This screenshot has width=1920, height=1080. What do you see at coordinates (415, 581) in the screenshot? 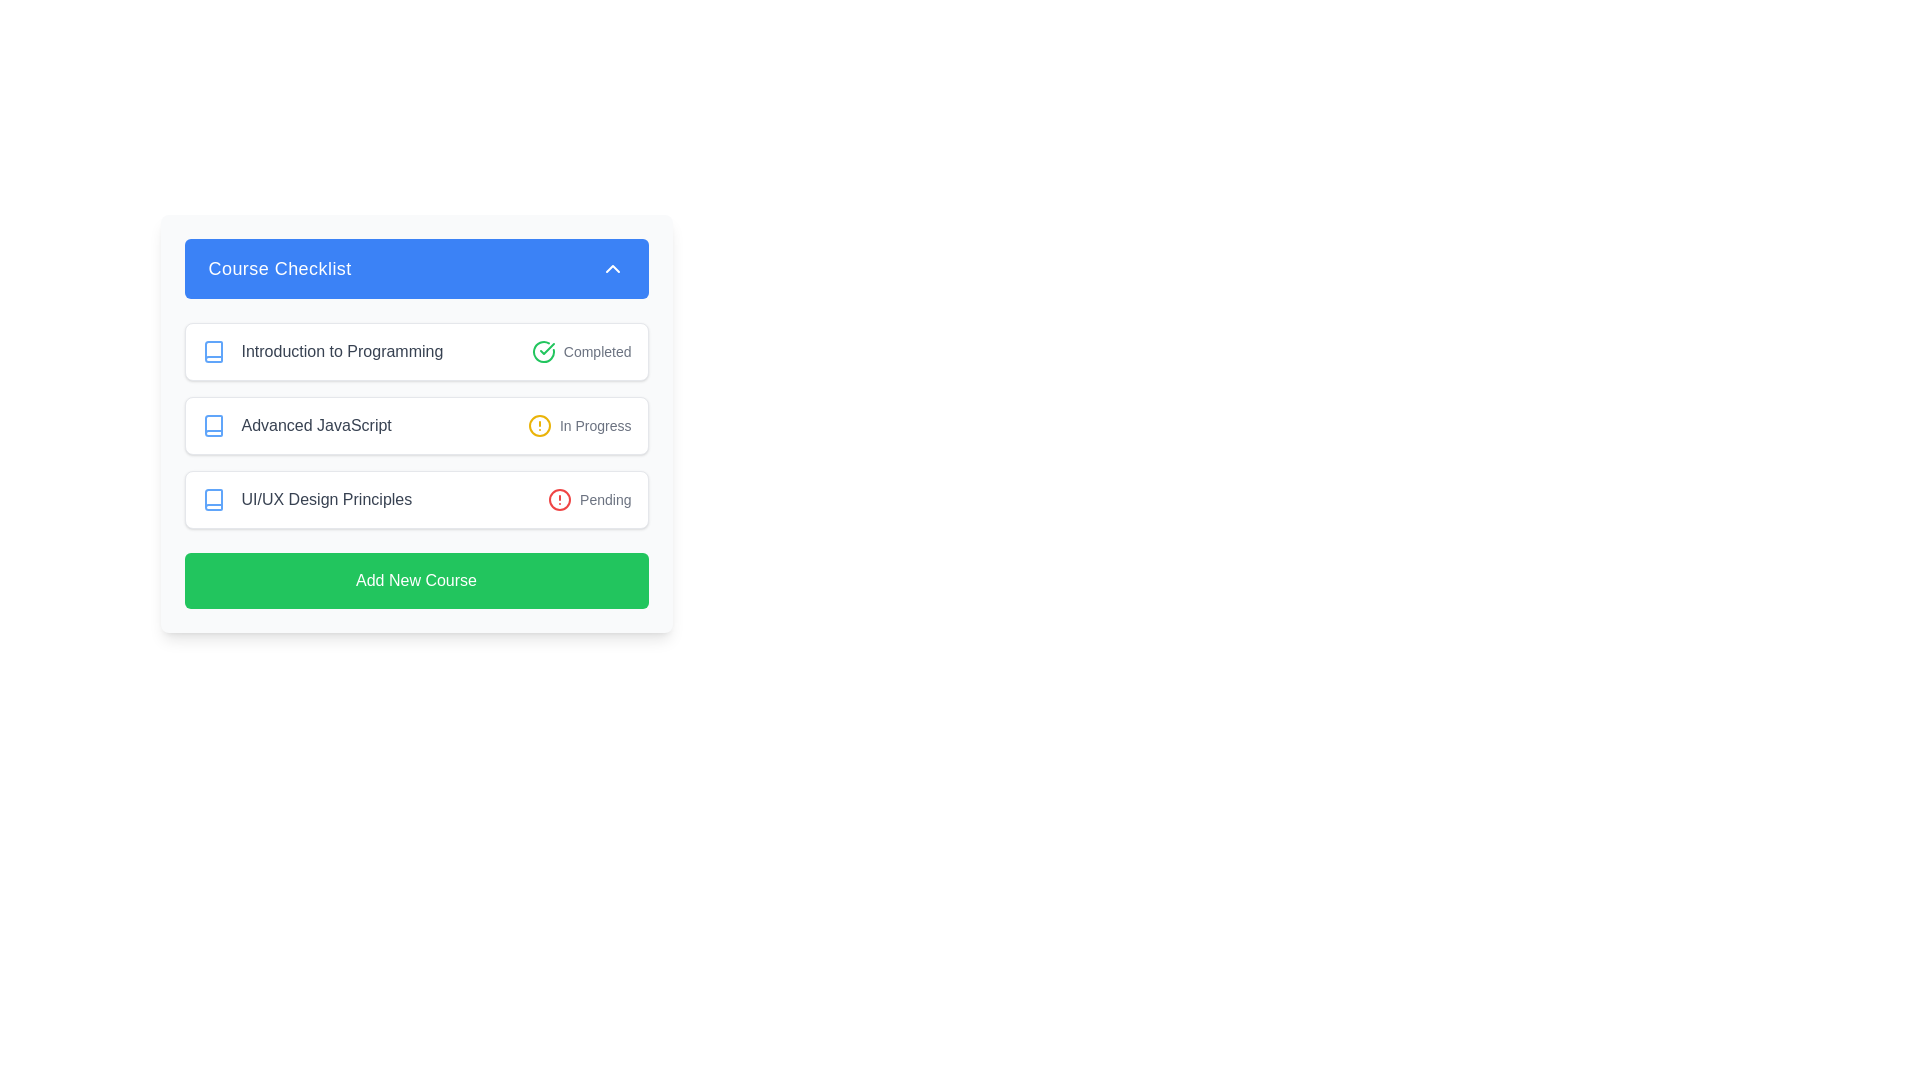
I see `the green button labeled 'Add New Course' located at the bottom of the card layout` at bounding box center [415, 581].